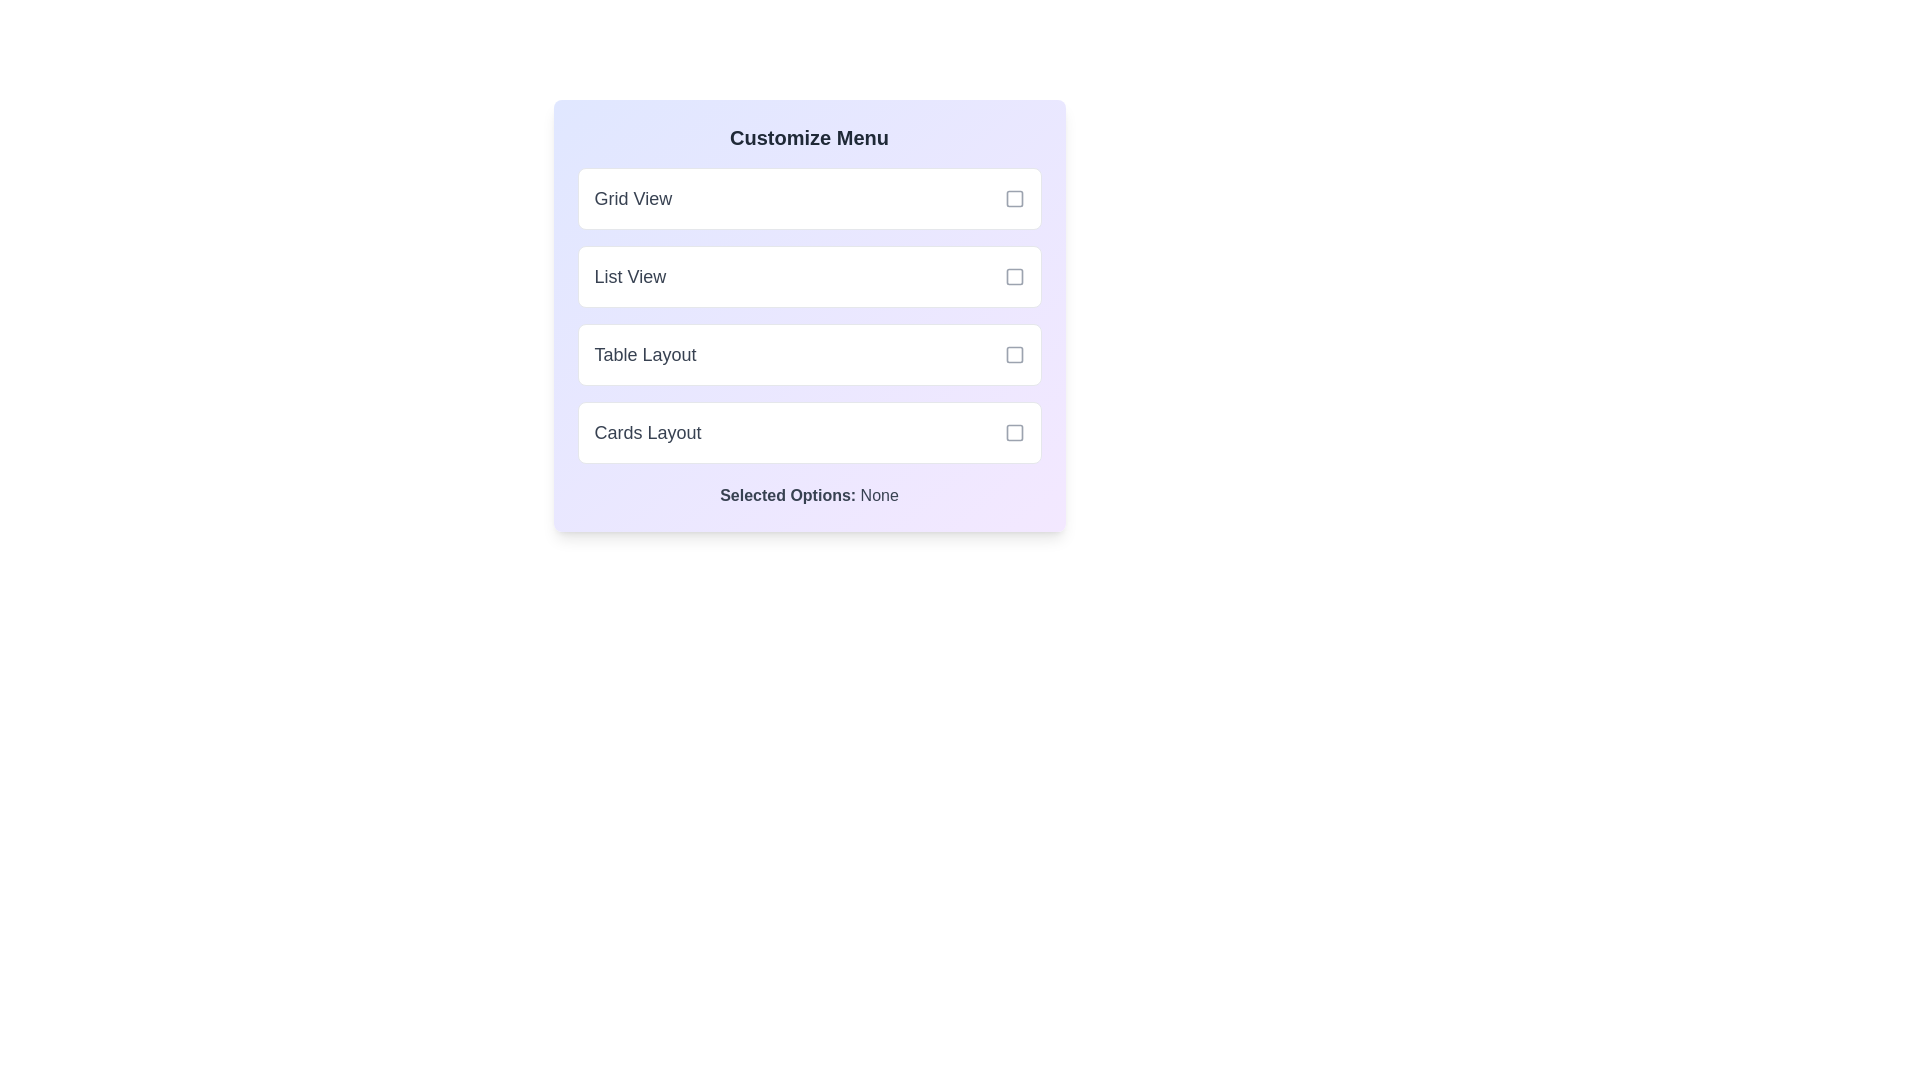 This screenshot has height=1080, width=1920. What do you see at coordinates (809, 277) in the screenshot?
I see `the selectable option labeled 'List View' which is the second option in the vertical stack of selectable layout options under 'Customize Menu'` at bounding box center [809, 277].